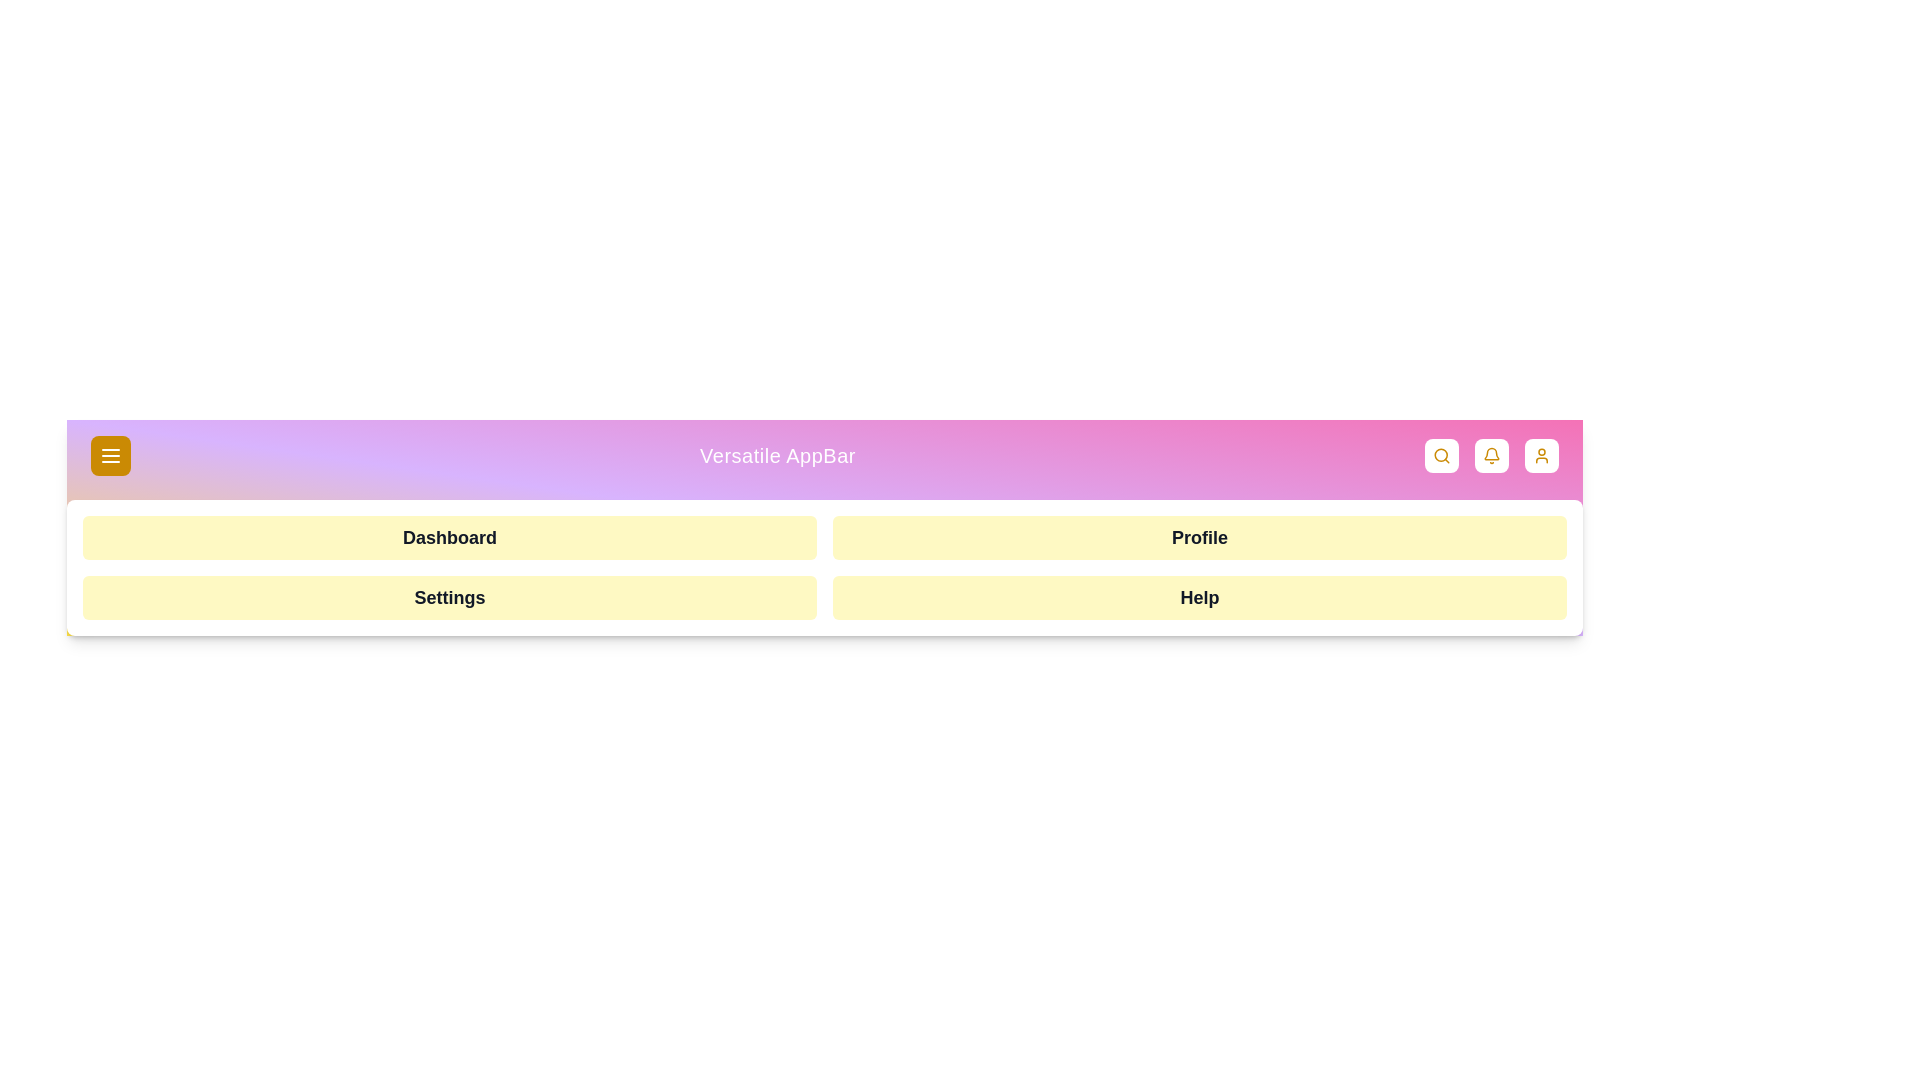 The image size is (1920, 1080). I want to click on the menu option Settings, so click(449, 596).